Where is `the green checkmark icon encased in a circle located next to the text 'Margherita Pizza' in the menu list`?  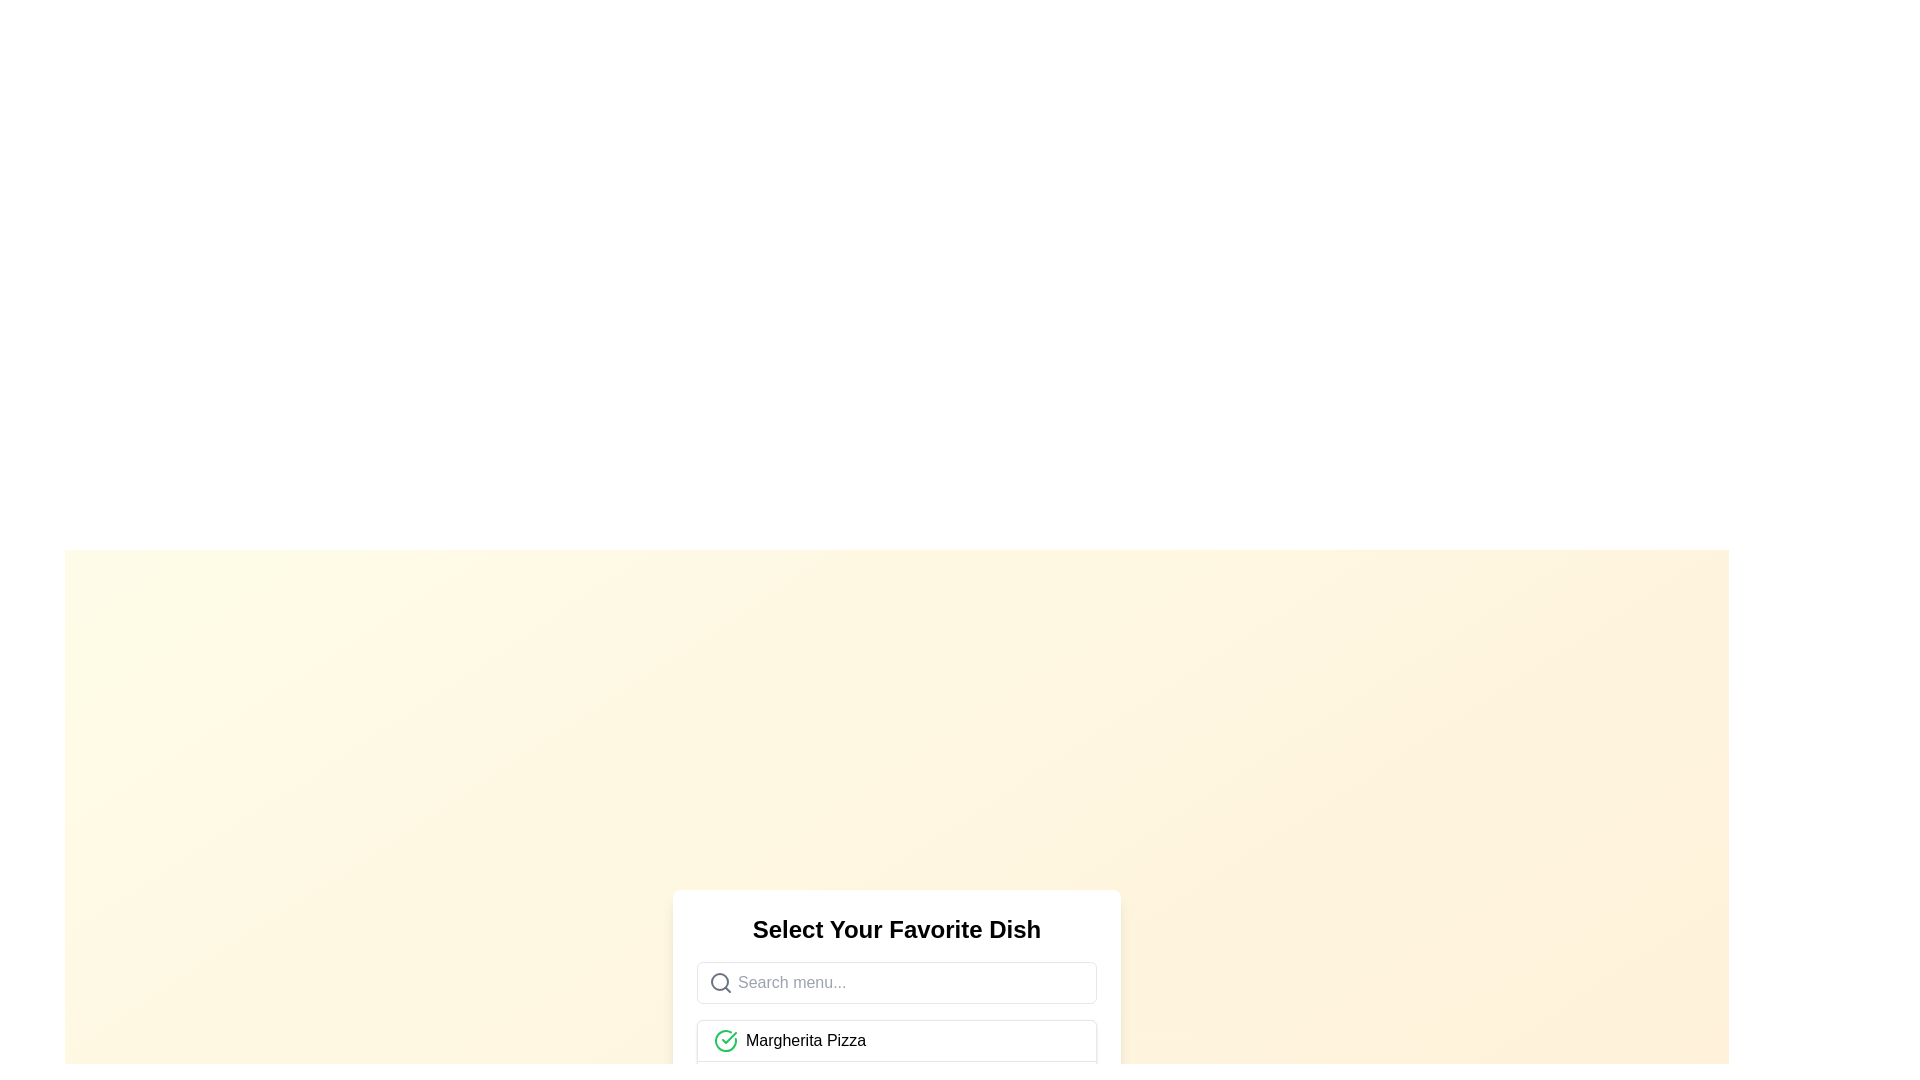 the green checkmark icon encased in a circle located next to the text 'Margherita Pizza' in the menu list is located at coordinates (724, 1039).